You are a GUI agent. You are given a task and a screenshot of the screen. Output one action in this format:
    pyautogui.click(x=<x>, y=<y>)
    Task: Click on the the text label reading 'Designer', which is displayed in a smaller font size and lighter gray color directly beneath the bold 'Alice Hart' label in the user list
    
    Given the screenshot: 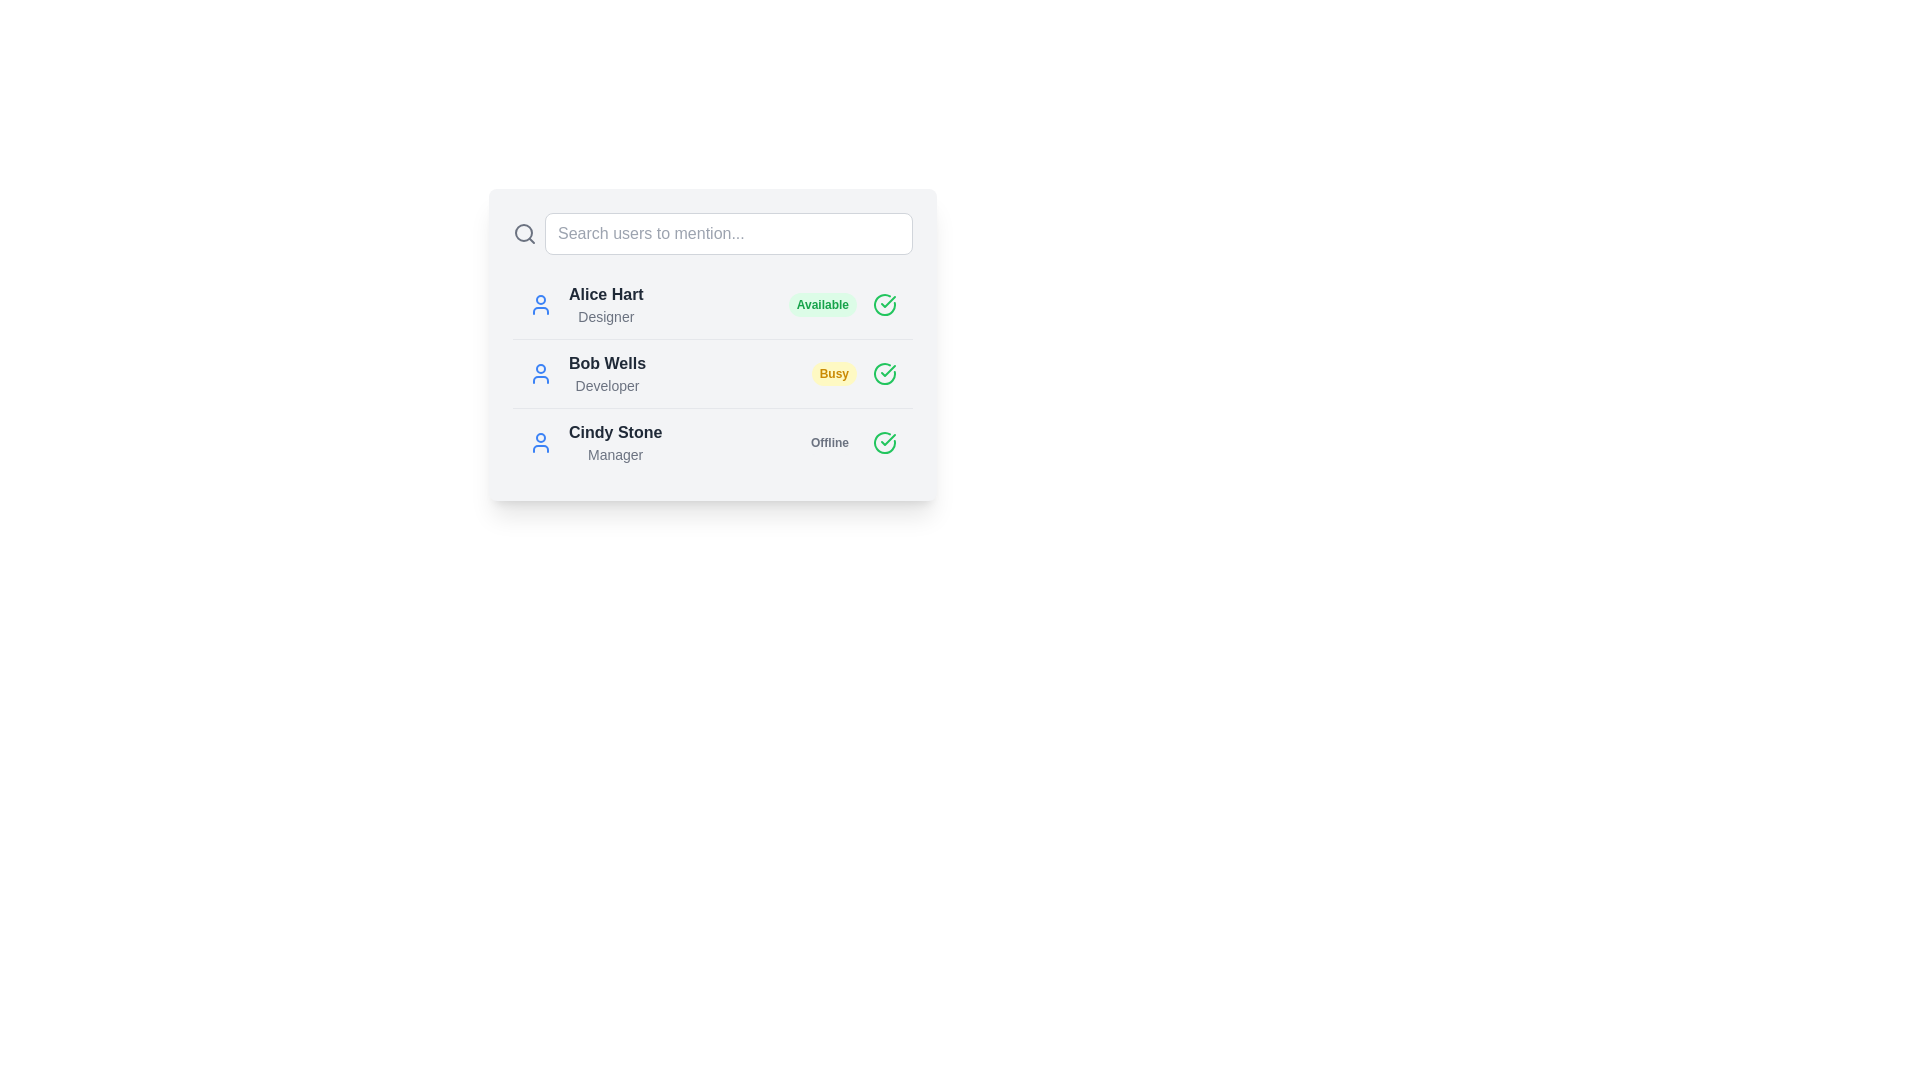 What is the action you would take?
    pyautogui.click(x=605, y=315)
    